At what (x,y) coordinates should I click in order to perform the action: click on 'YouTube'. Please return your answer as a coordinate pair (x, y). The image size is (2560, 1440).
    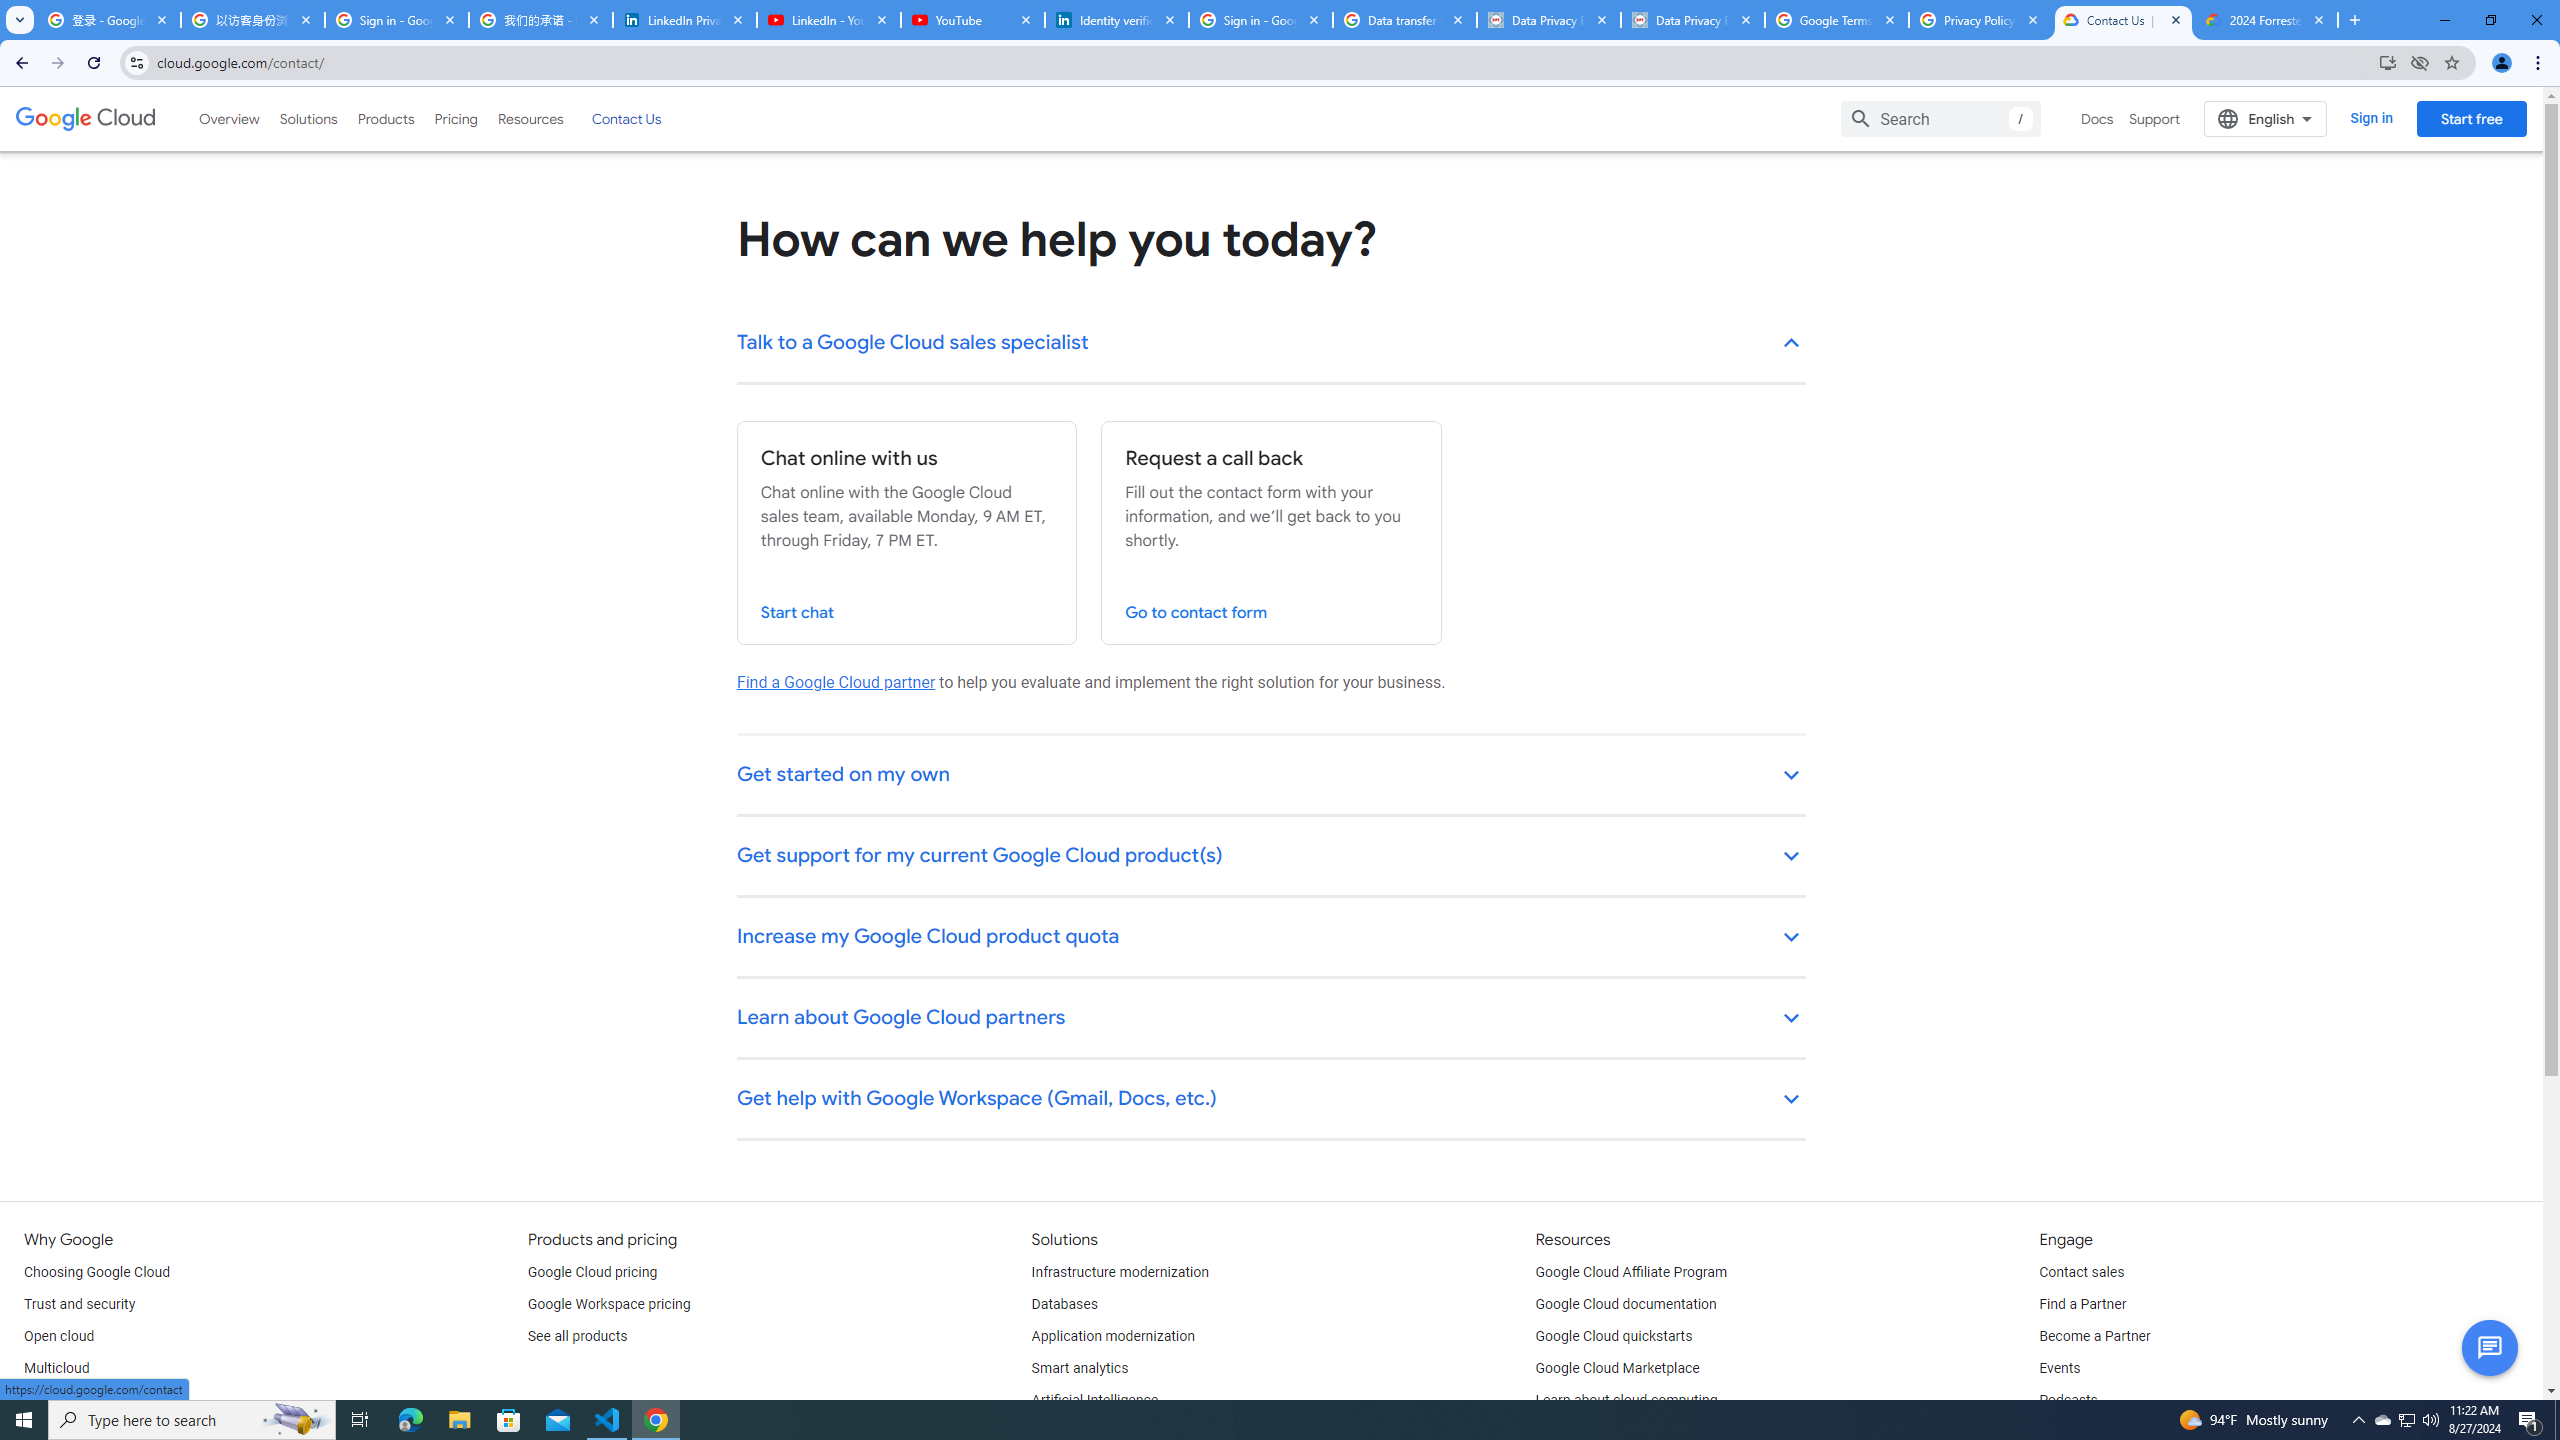
    Looking at the image, I should click on (971, 19).